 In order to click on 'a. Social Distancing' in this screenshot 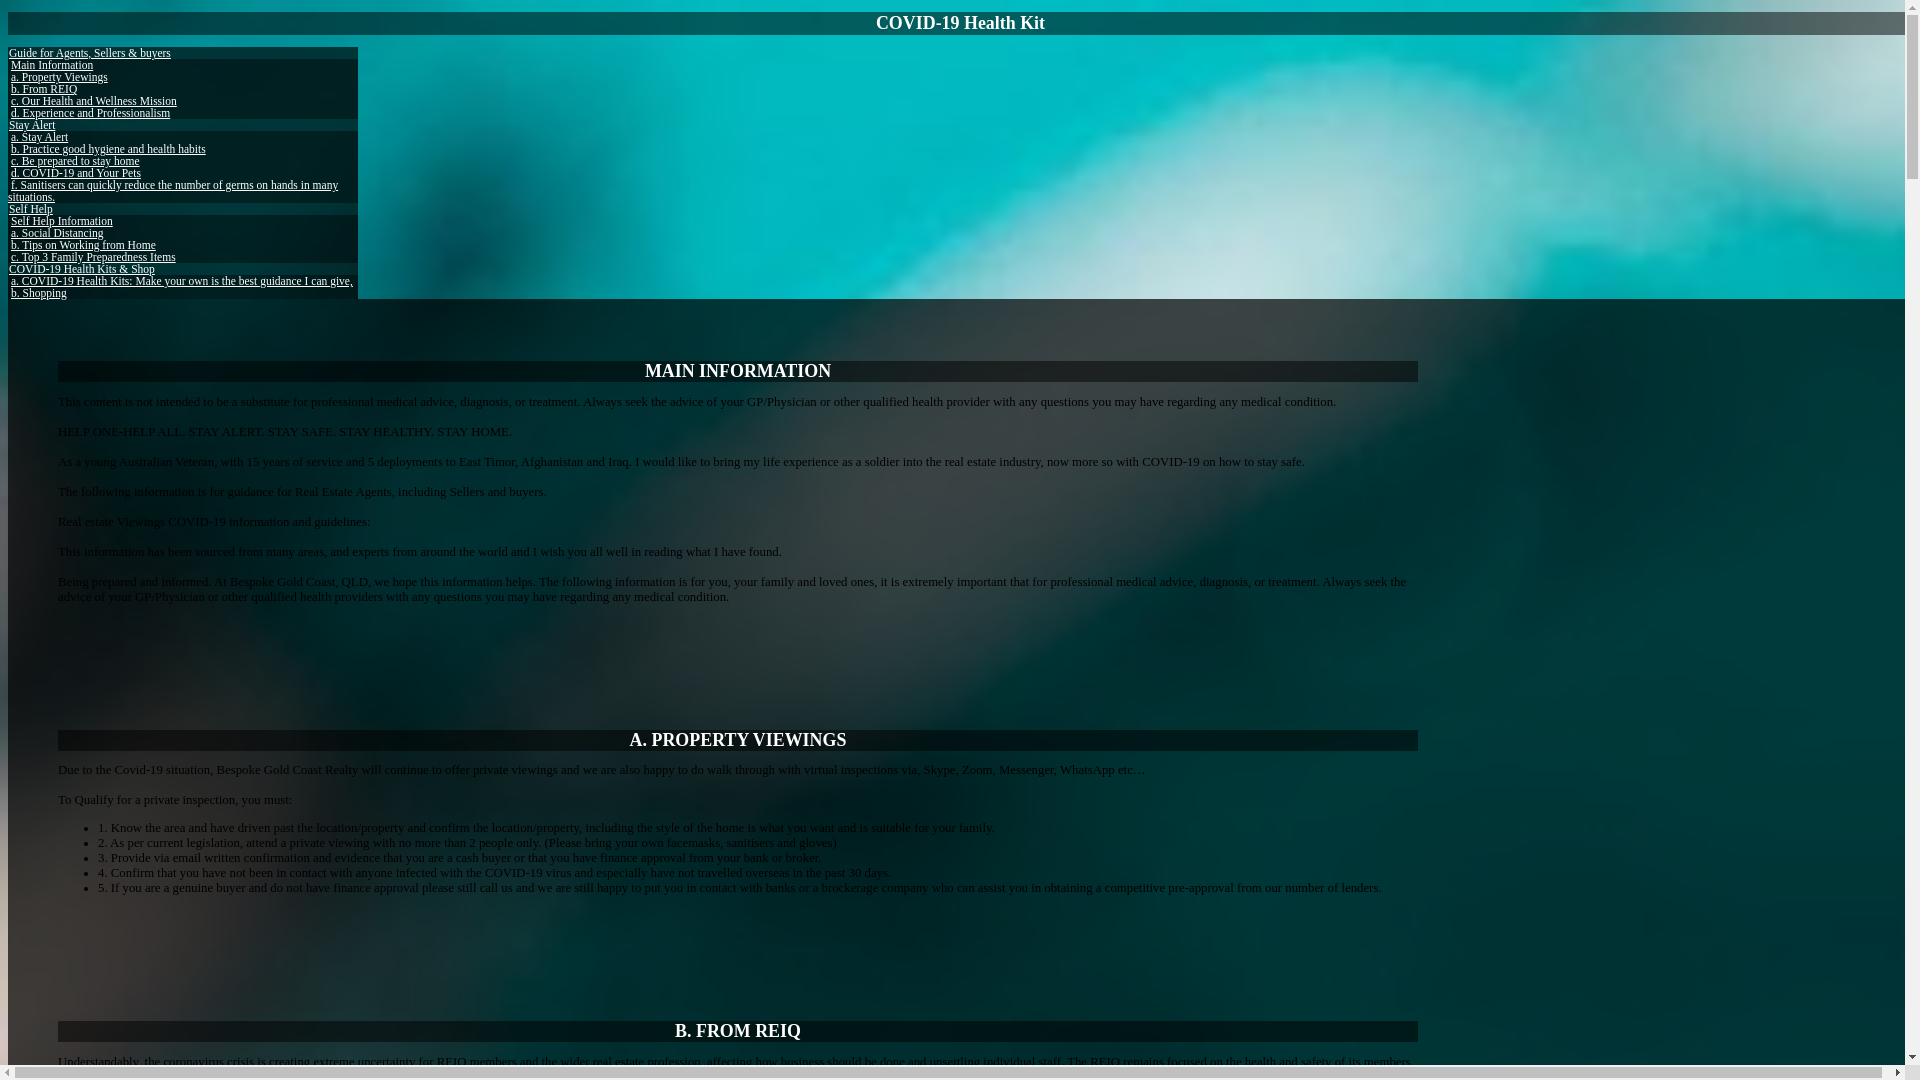, I will do `click(57, 231)`.